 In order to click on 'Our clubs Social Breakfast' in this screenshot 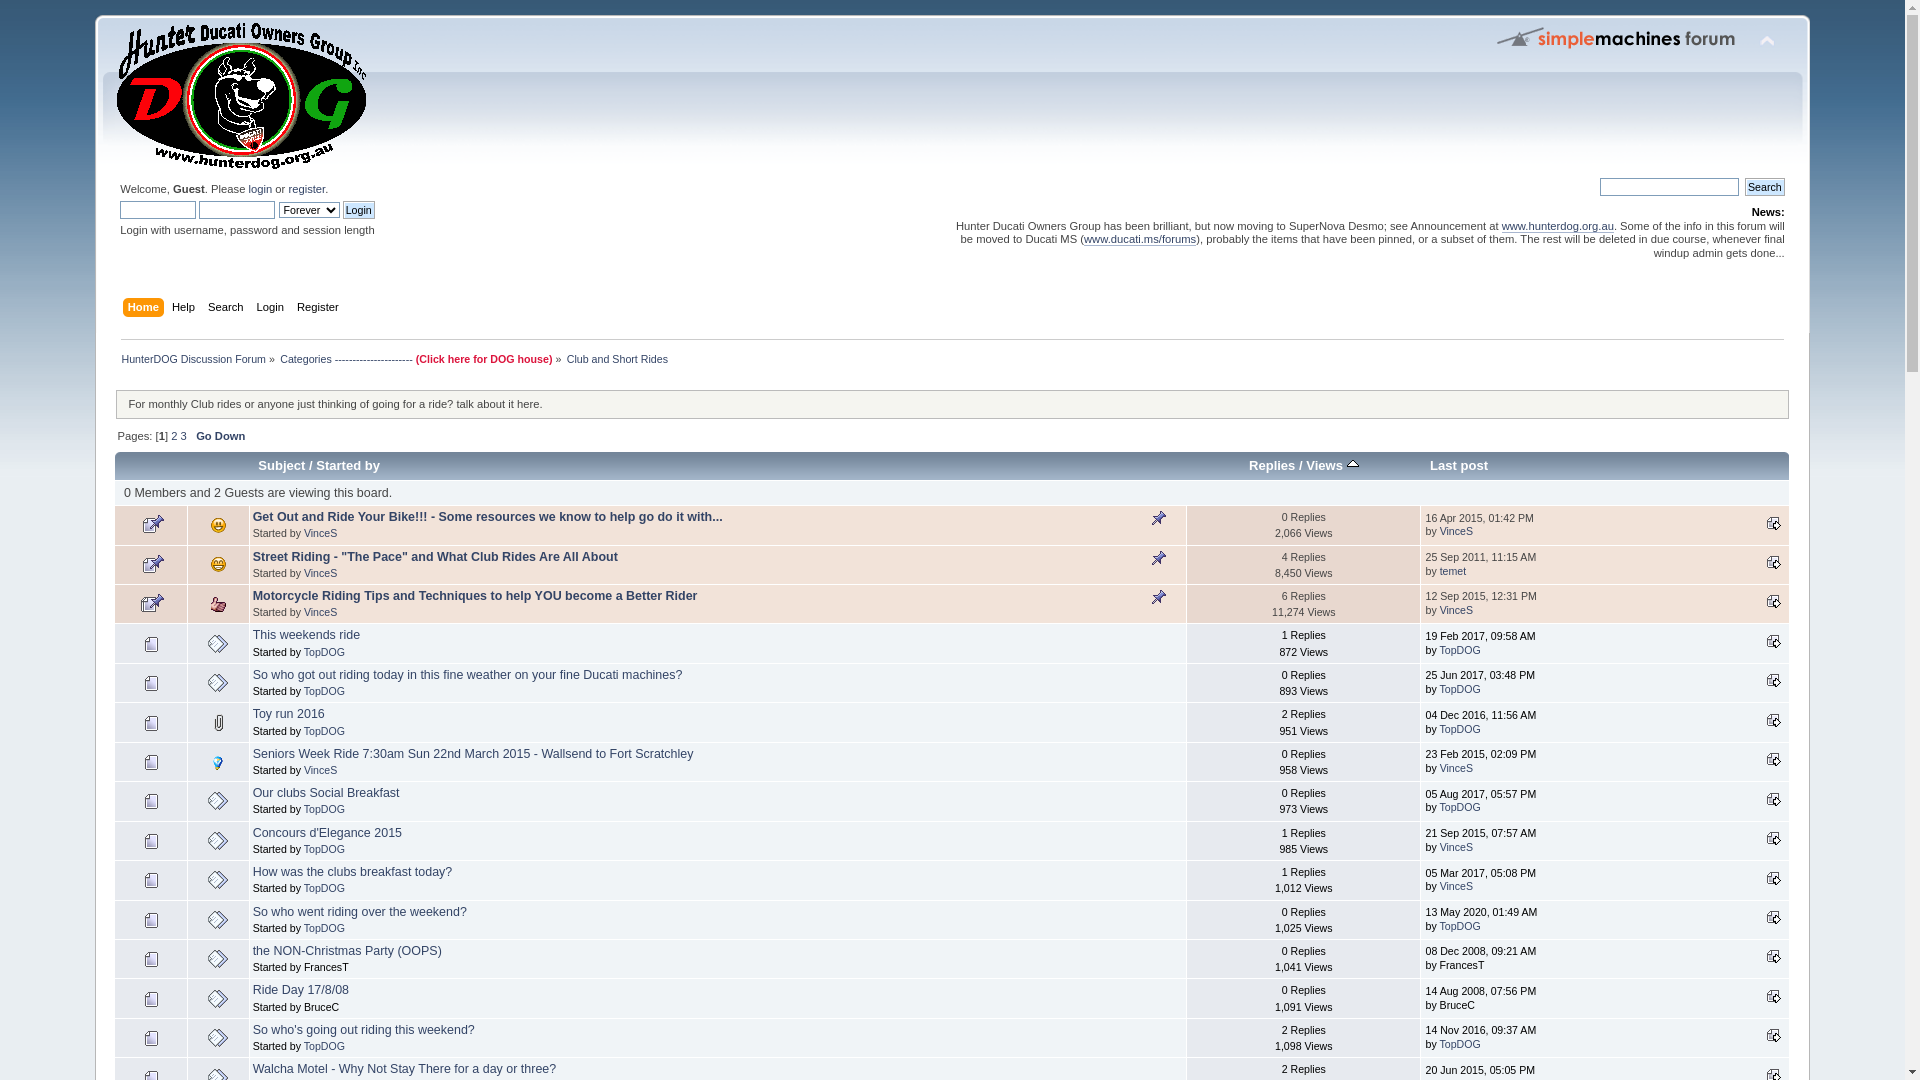, I will do `click(252, 792)`.